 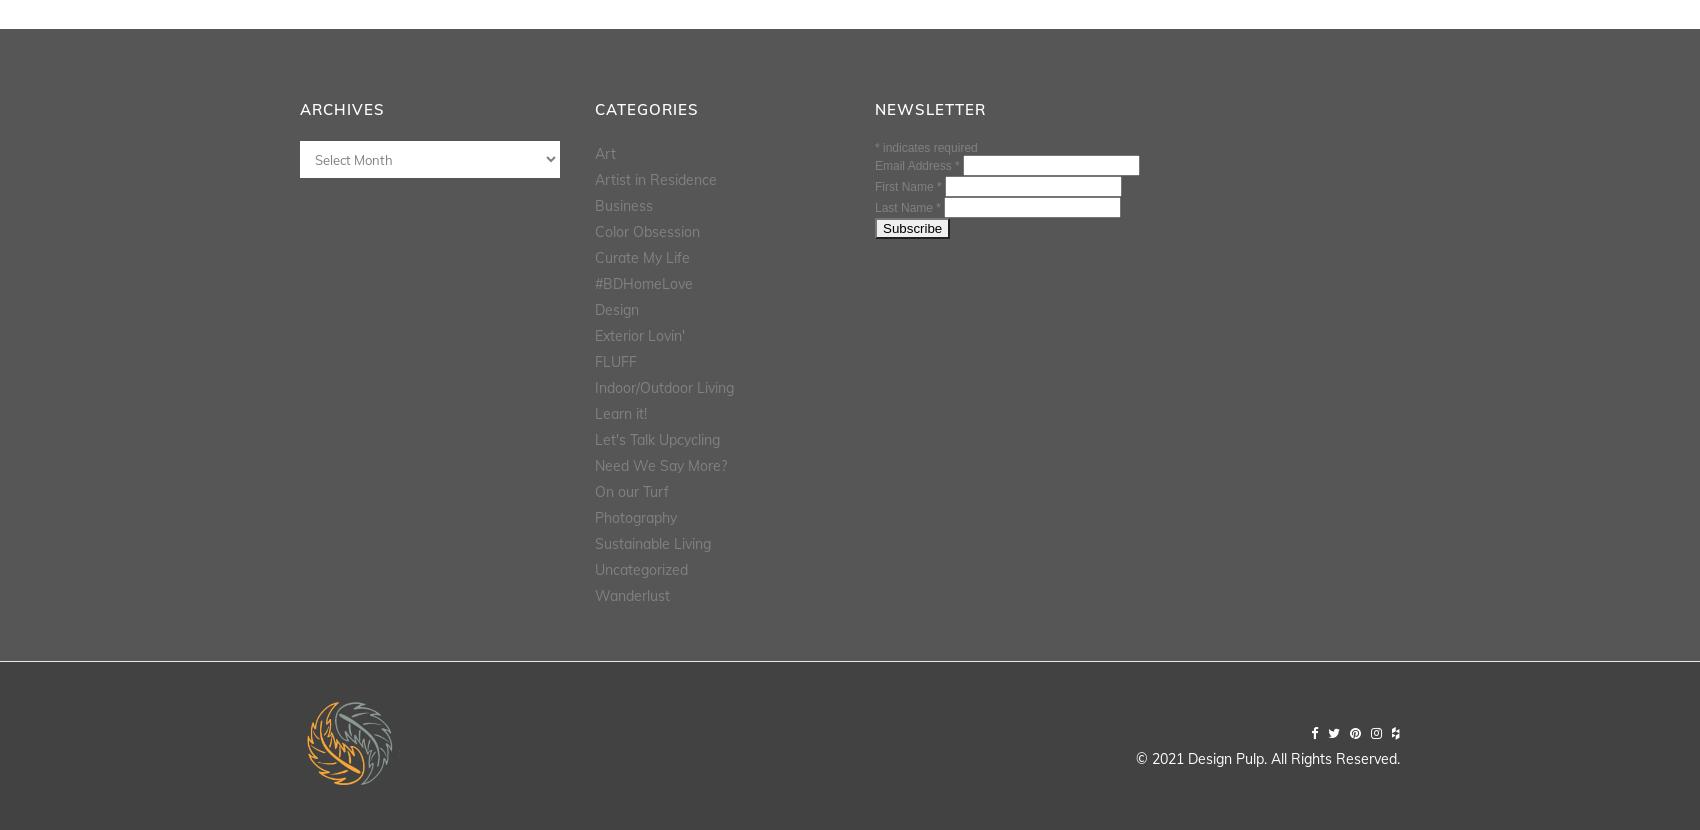 What do you see at coordinates (604, 152) in the screenshot?
I see `'Art'` at bounding box center [604, 152].